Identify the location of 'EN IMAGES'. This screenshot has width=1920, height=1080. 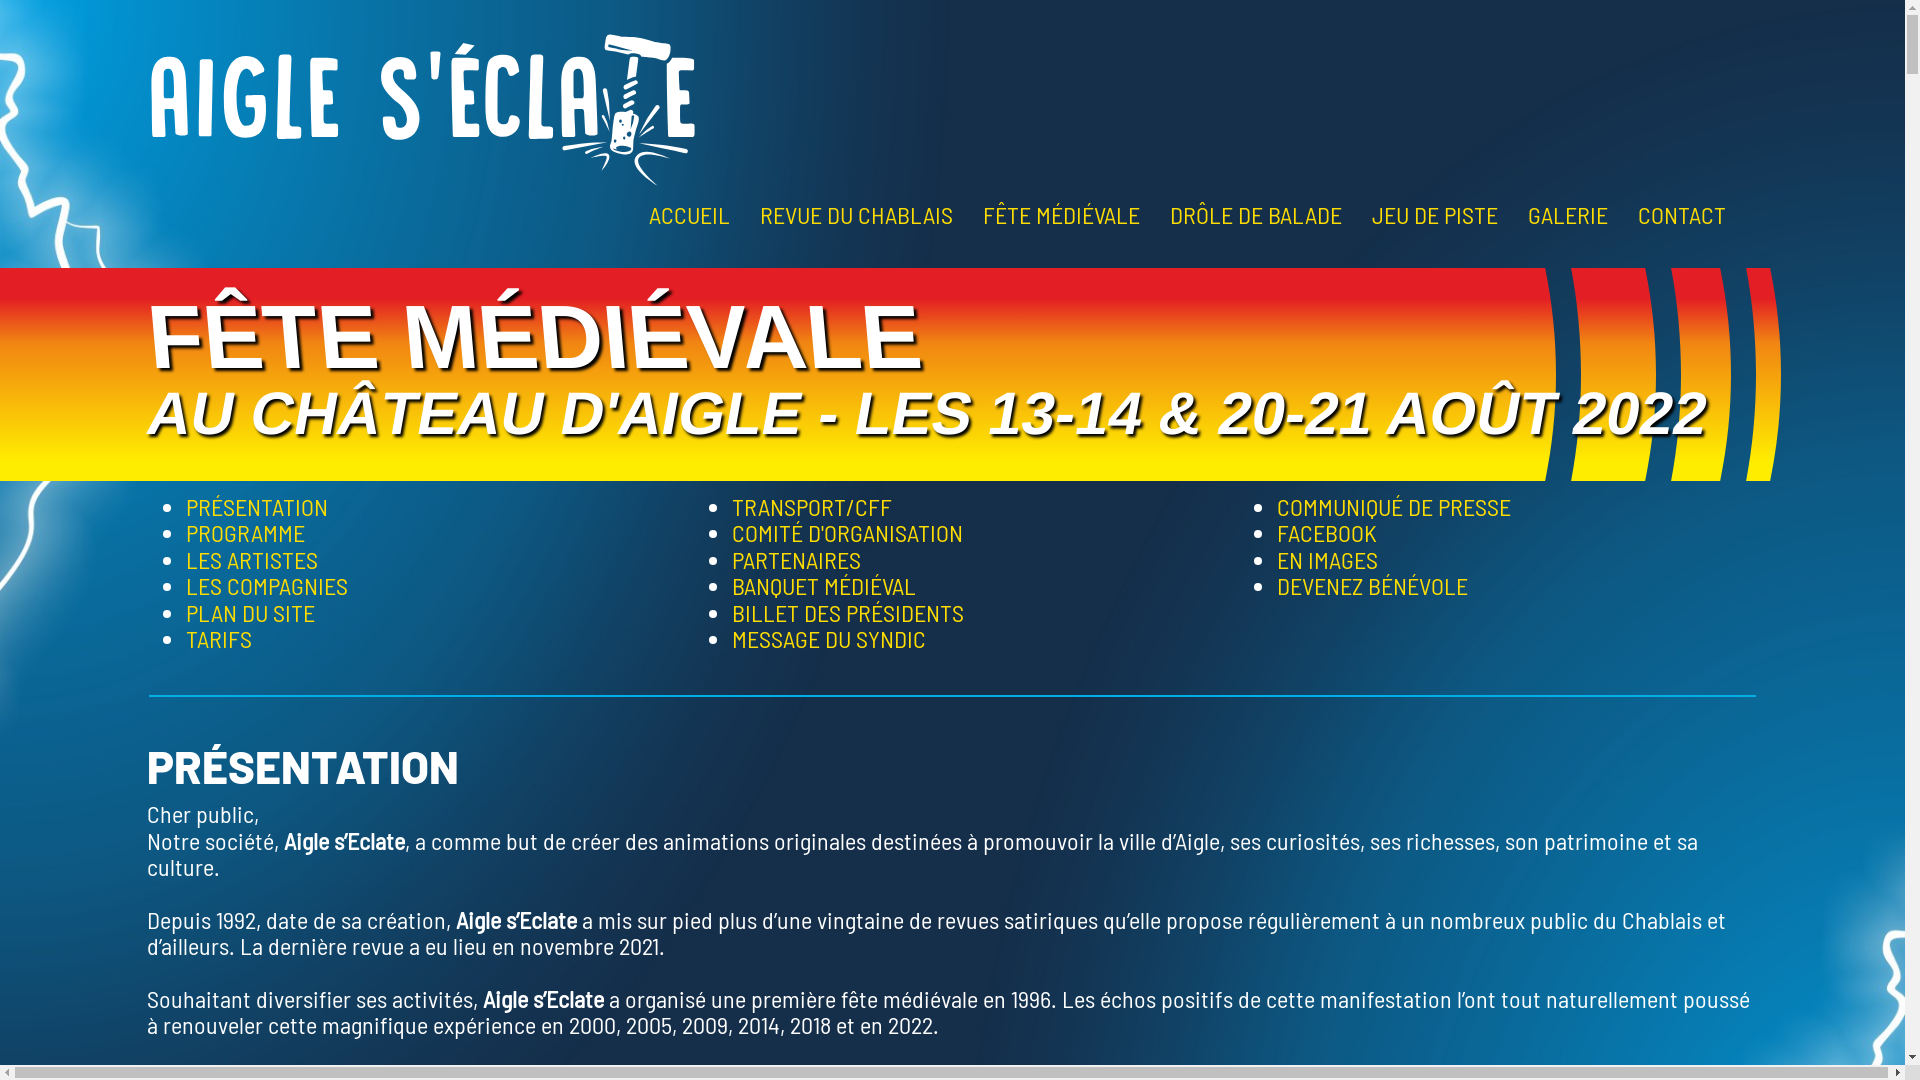
(1275, 559).